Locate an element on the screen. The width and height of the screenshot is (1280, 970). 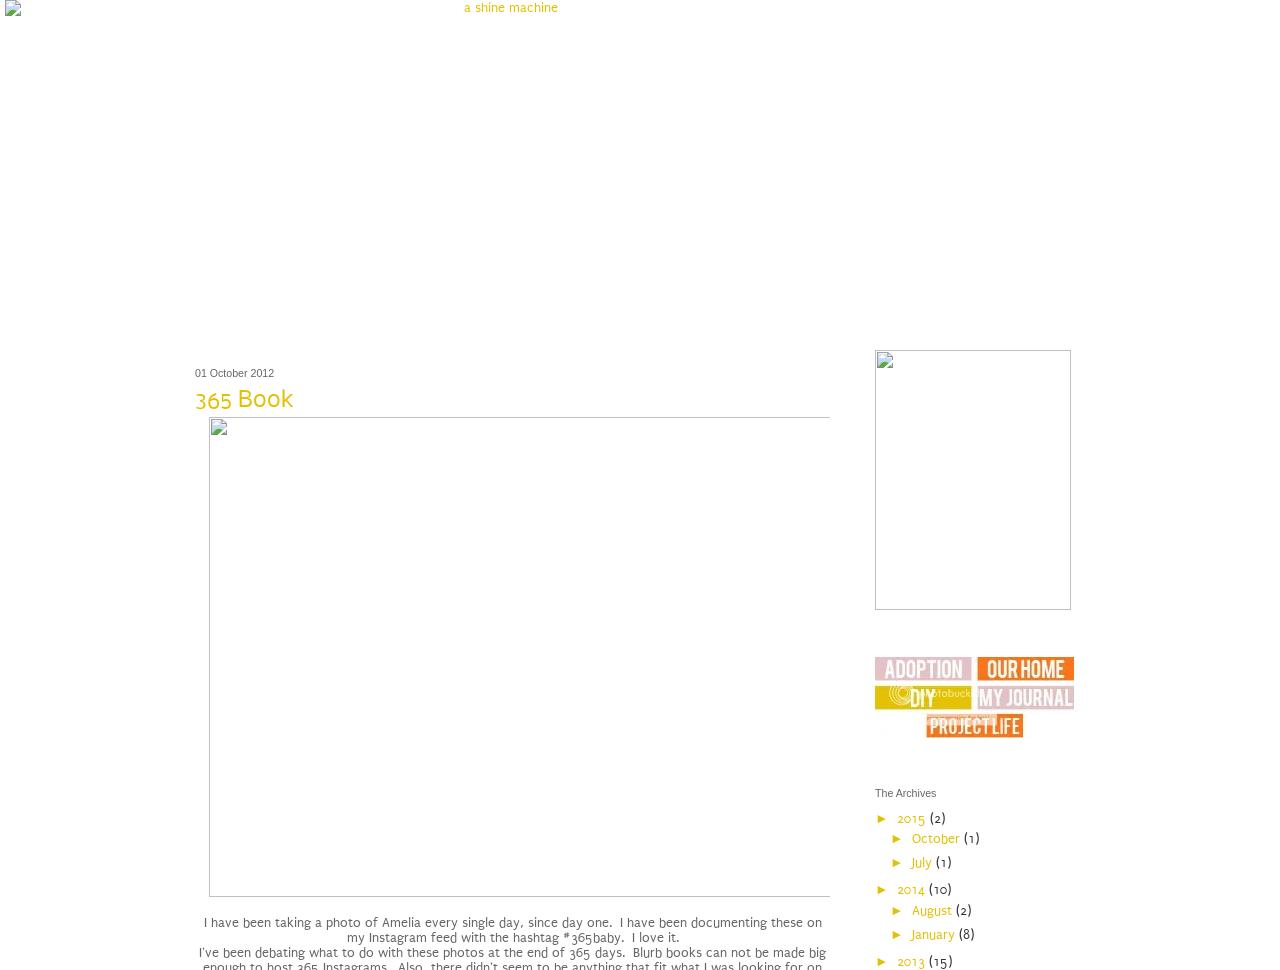
'01 October 2012' is located at coordinates (234, 370).